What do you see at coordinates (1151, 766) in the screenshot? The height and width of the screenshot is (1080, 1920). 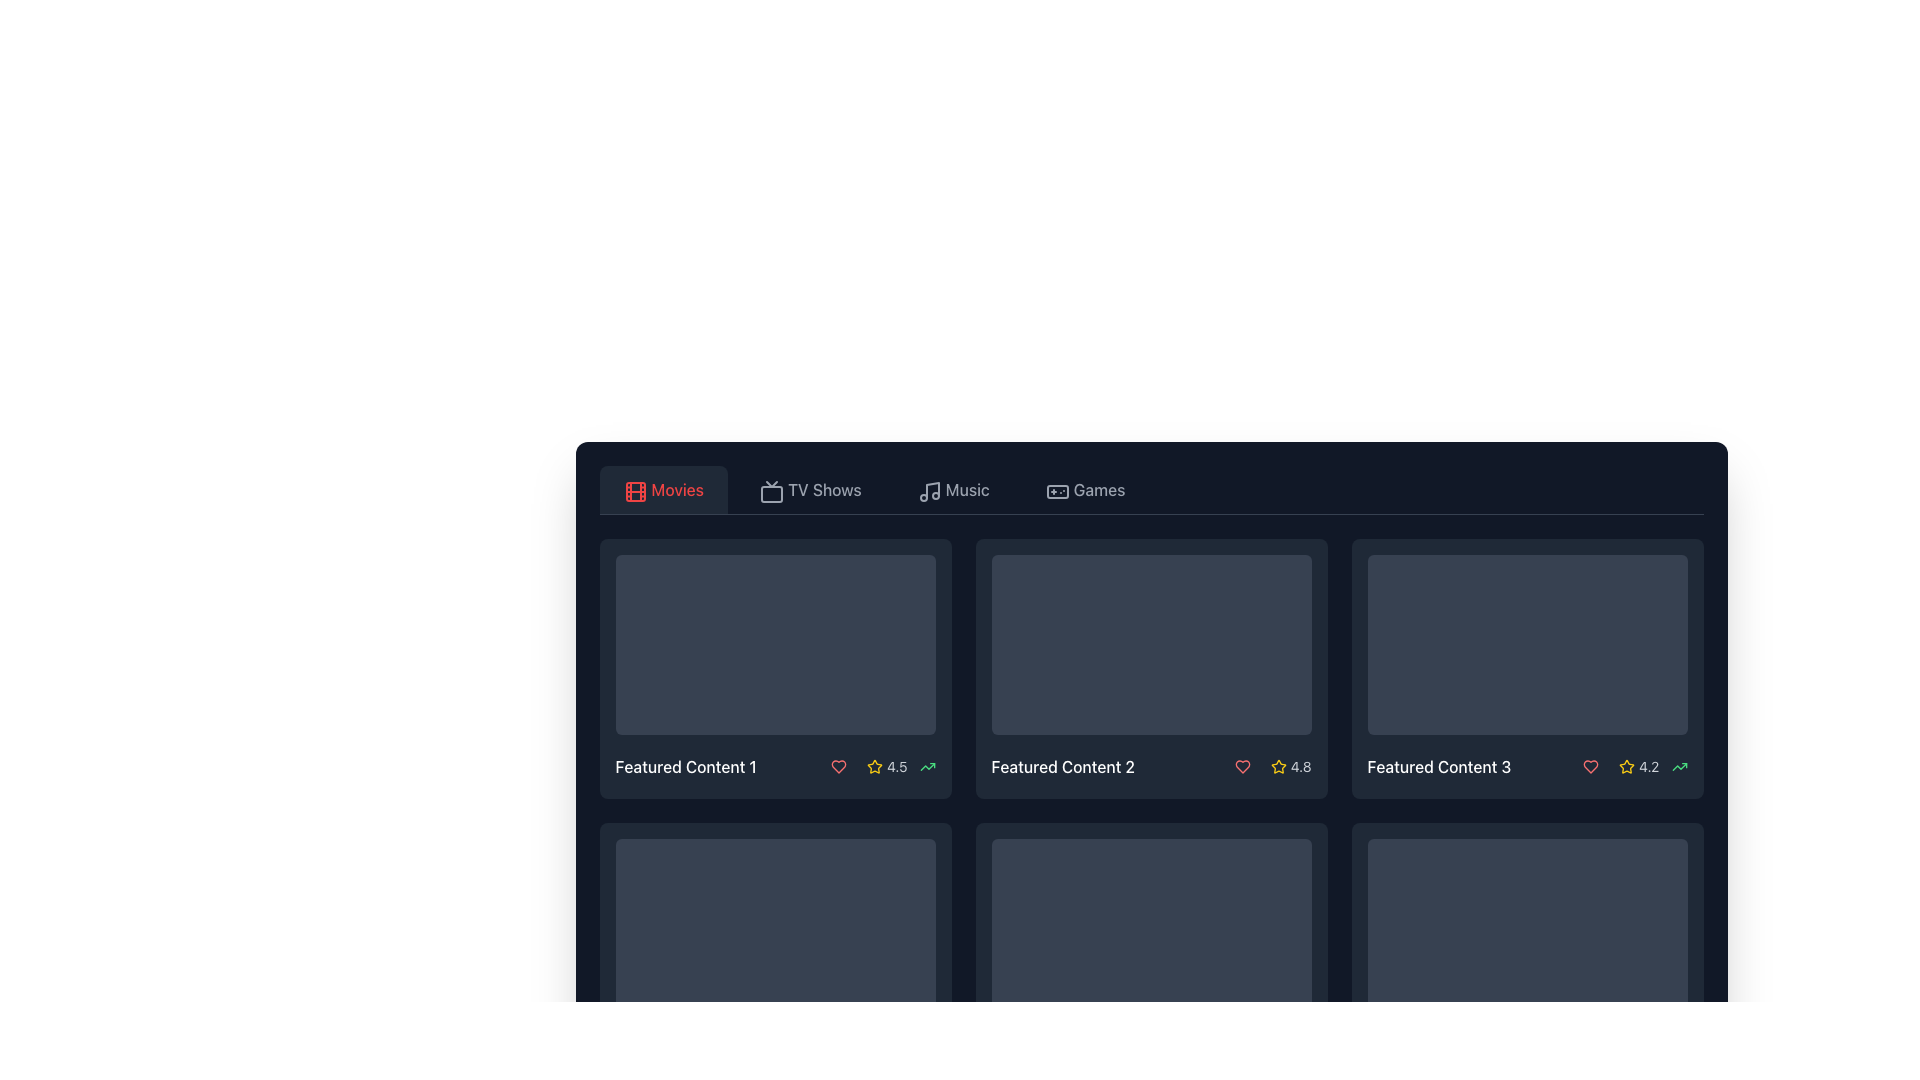 I see `the informational bar displaying 'Featured Content 2' along with icons and the value '4.8'` at bounding box center [1151, 766].